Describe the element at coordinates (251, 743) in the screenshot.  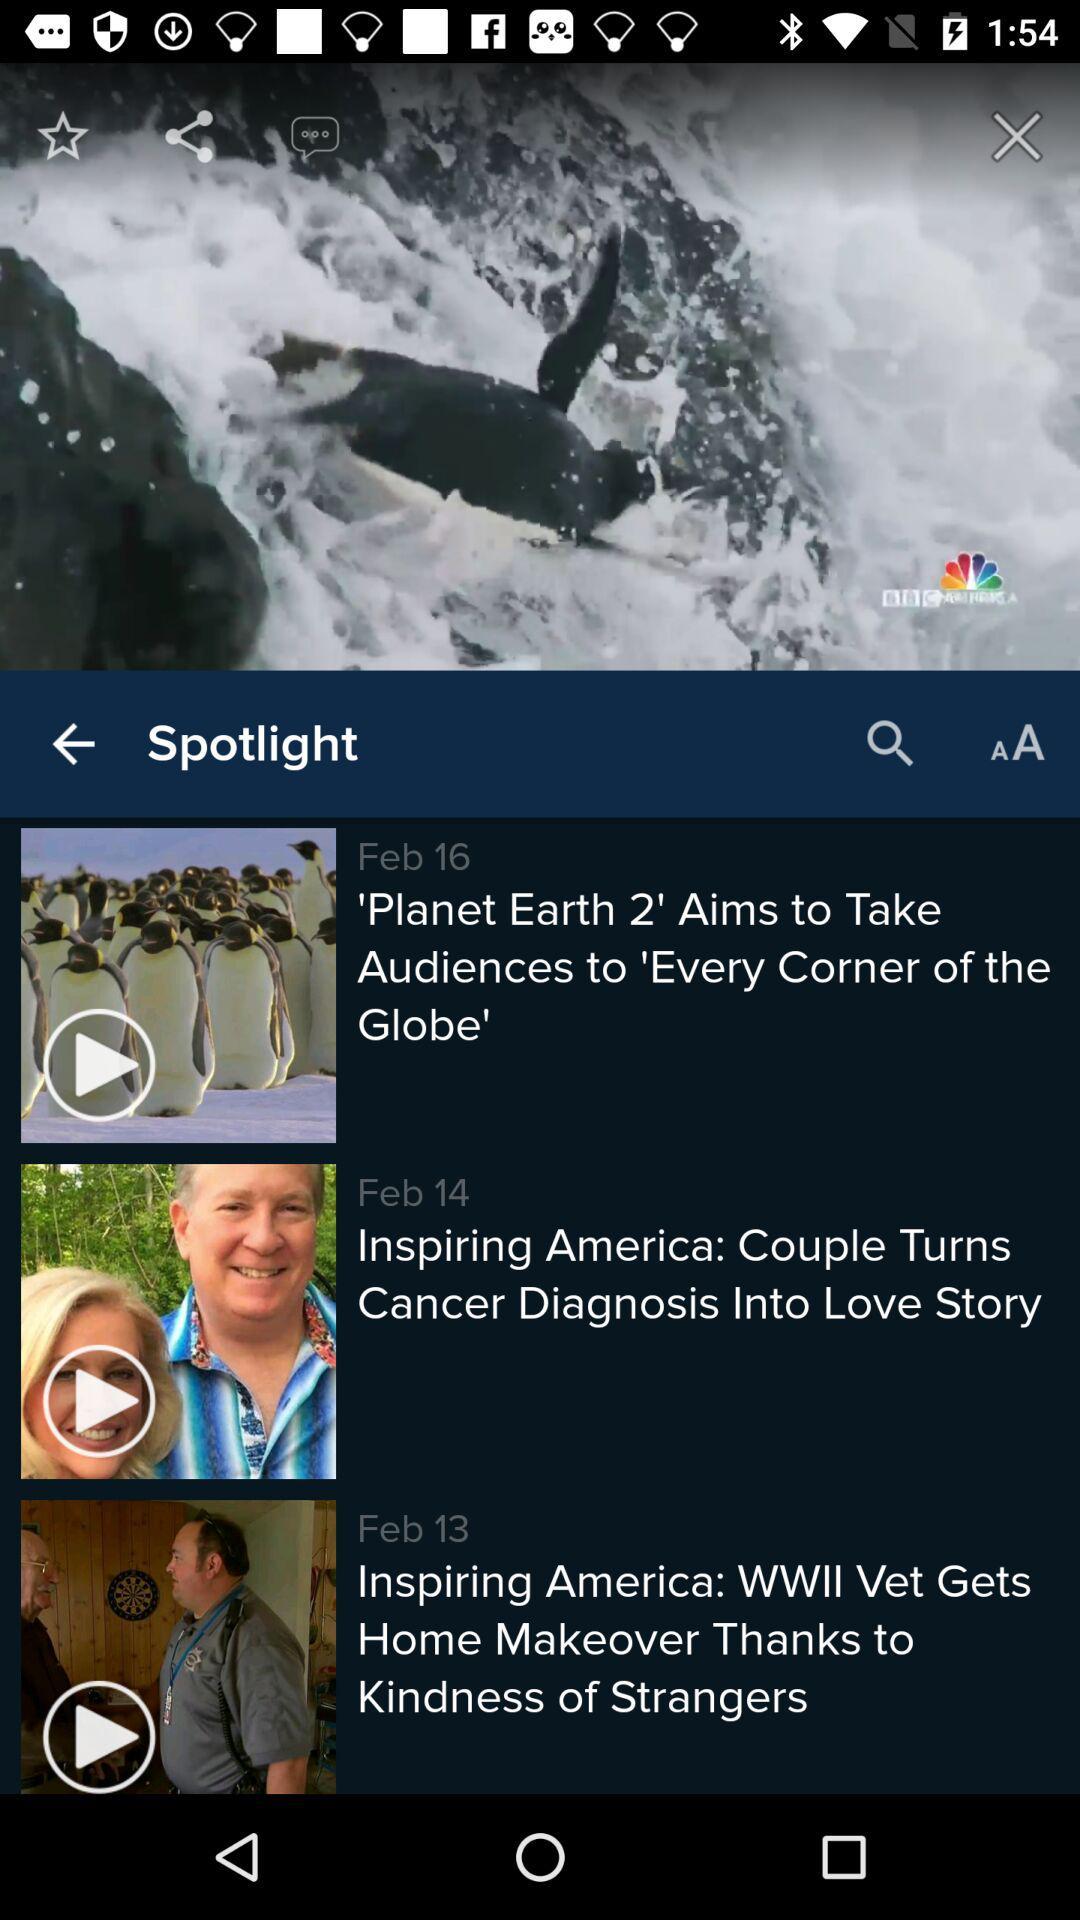
I see `spotlight icon` at that location.